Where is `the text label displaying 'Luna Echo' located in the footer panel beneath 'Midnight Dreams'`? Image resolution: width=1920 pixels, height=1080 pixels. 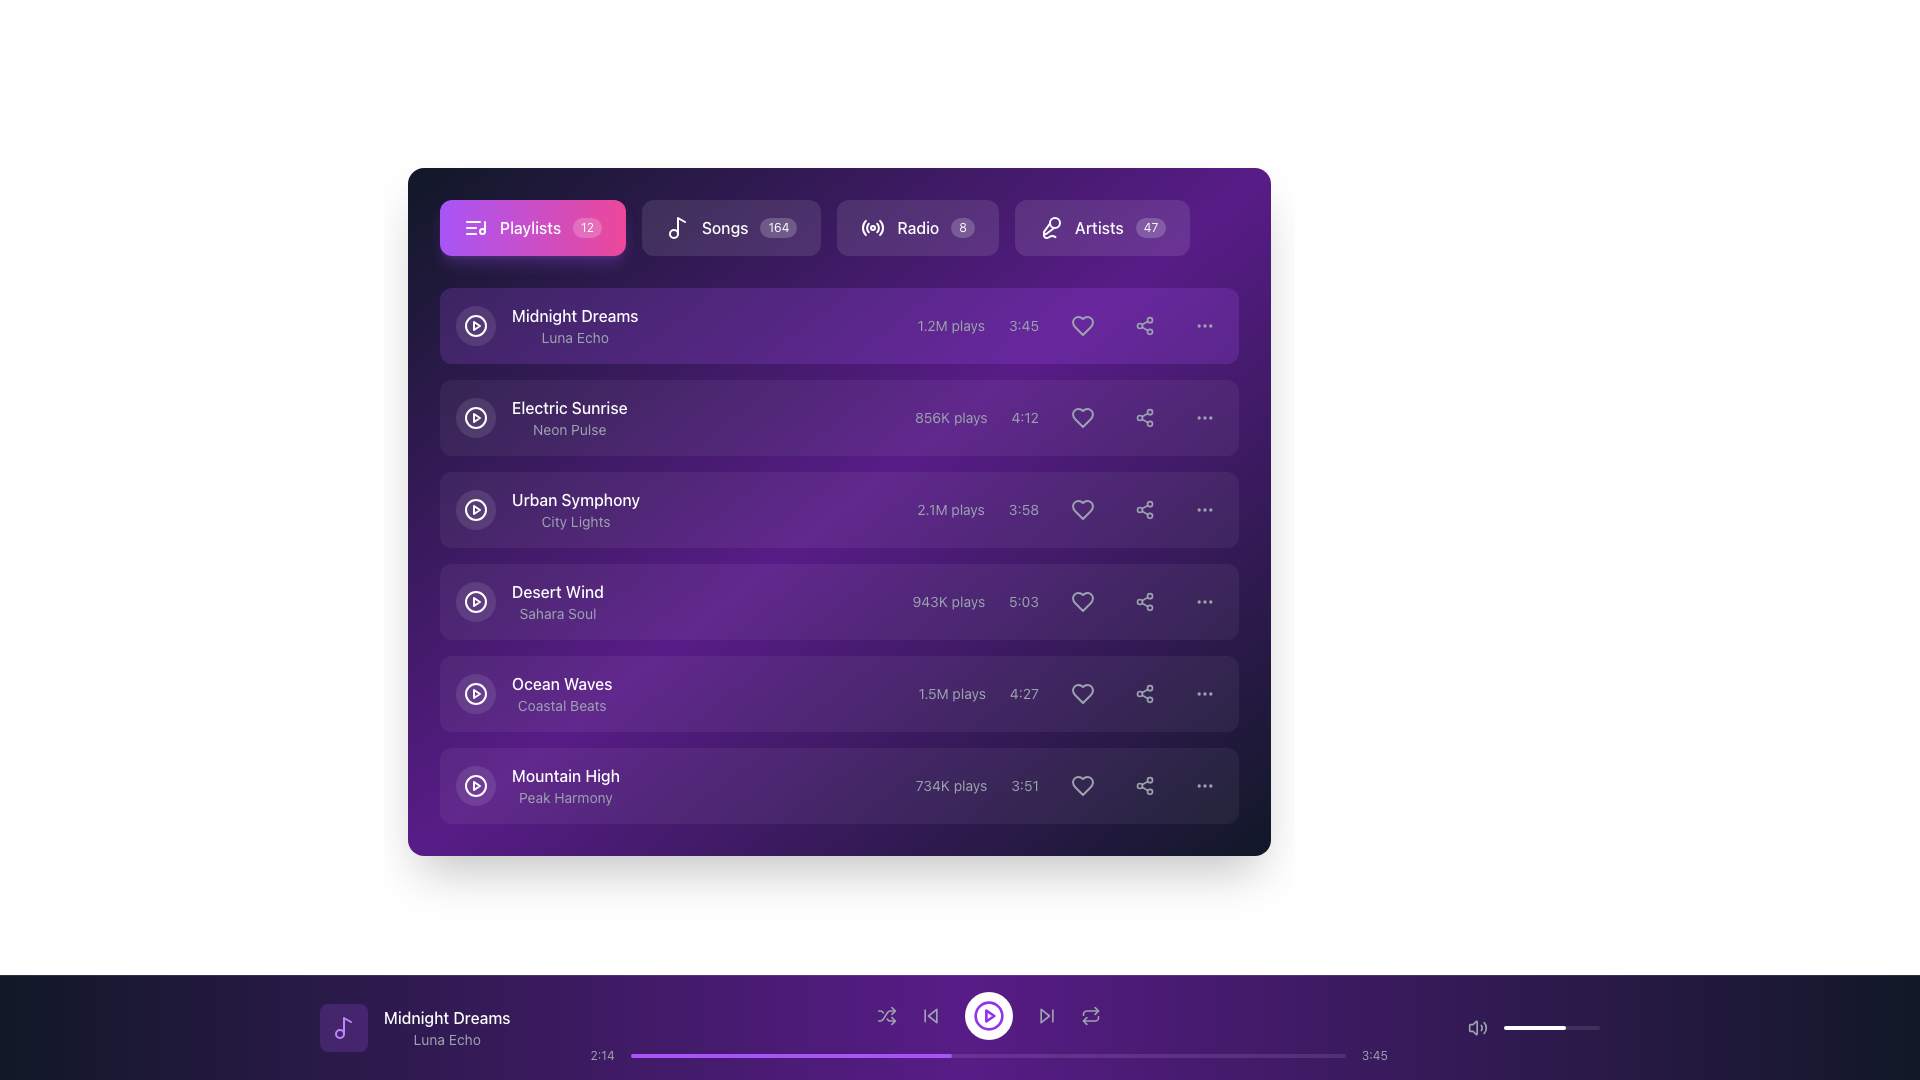
the text label displaying 'Luna Echo' located in the footer panel beneath 'Midnight Dreams' is located at coordinates (446, 1039).